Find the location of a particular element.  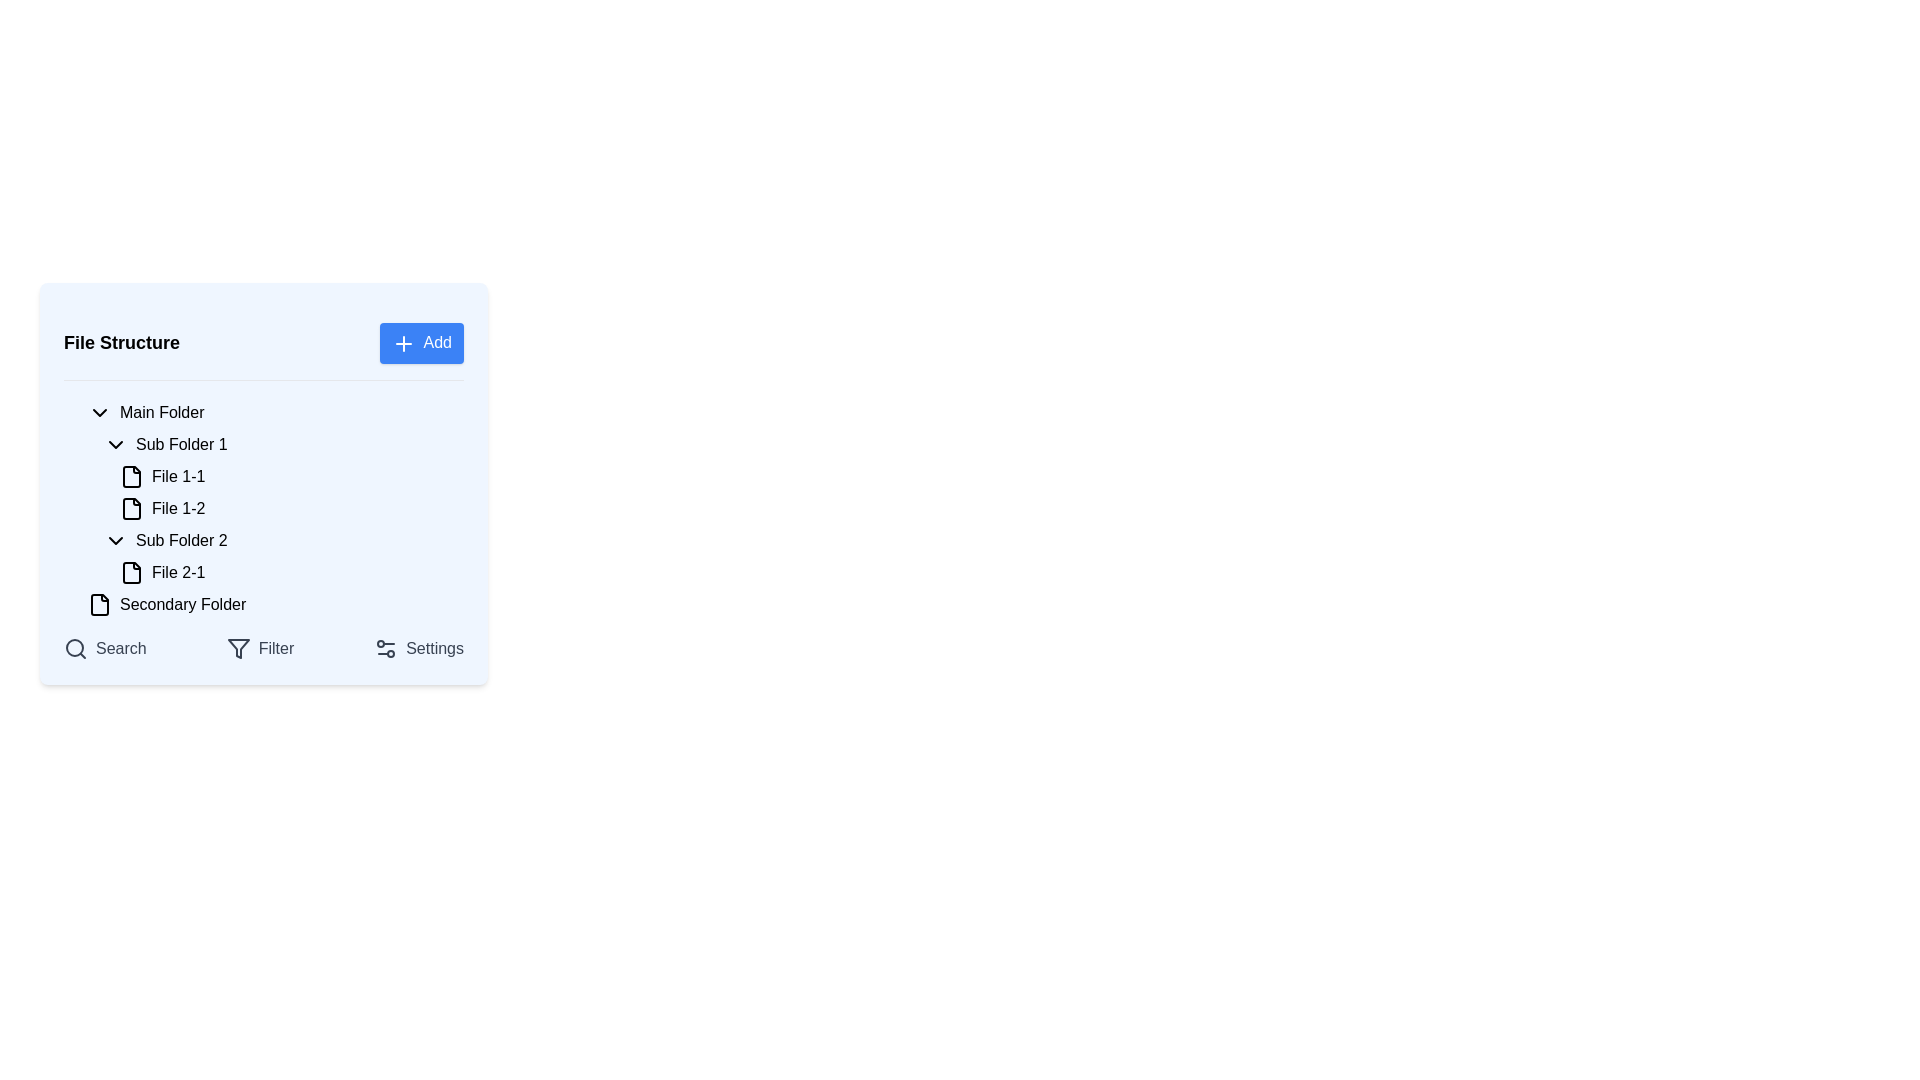

the list item named 'File 2-1' located under 'Sub Folder 2' is located at coordinates (278, 571).